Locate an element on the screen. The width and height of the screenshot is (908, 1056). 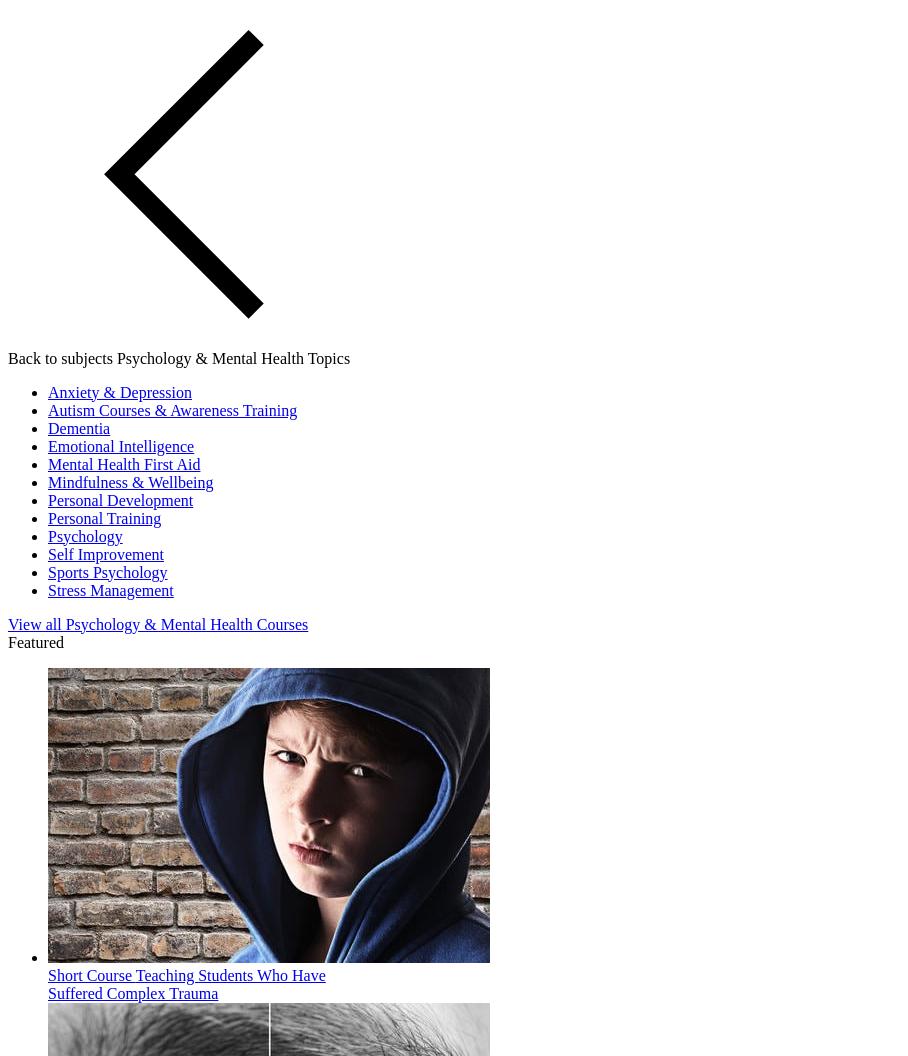
'Emotional Intelligence' is located at coordinates (121, 445).